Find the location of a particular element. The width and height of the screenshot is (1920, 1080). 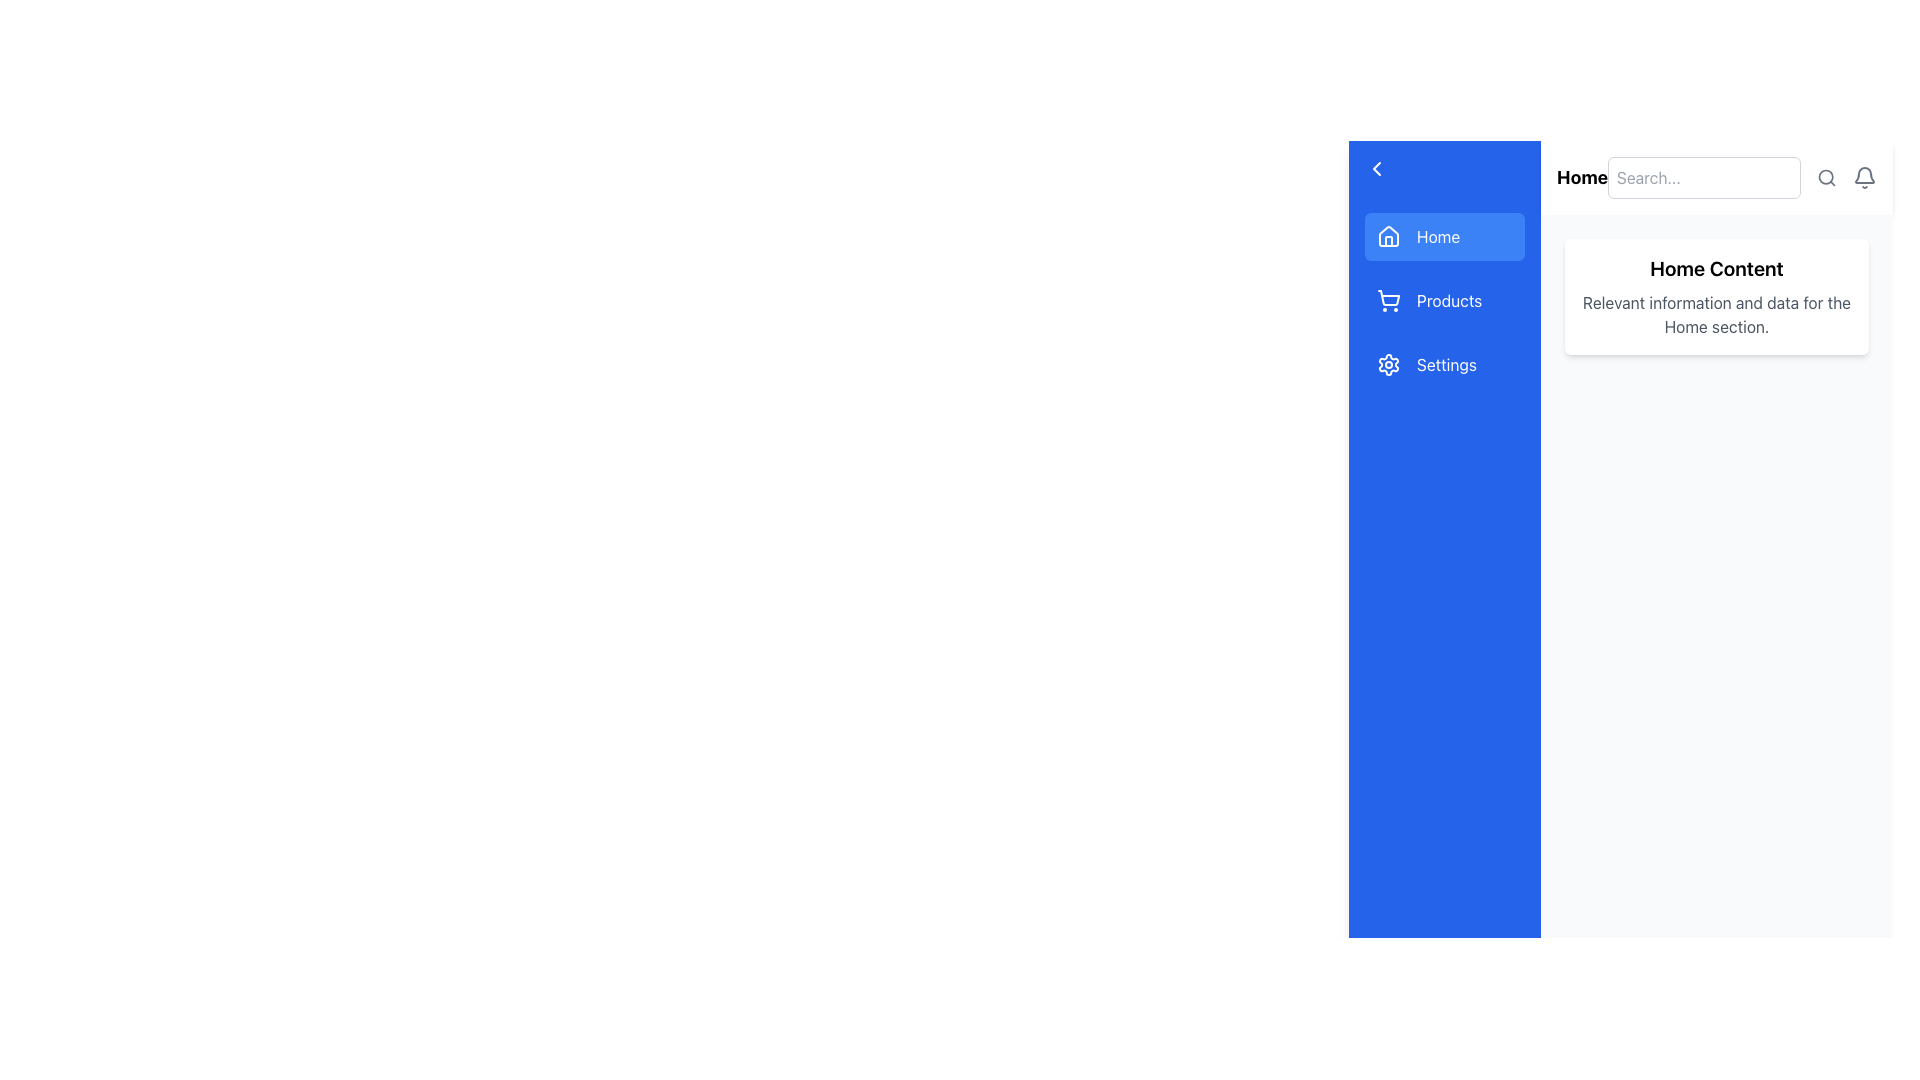

the 'Home' navigation button located at the top of the vertical sidebar menu is located at coordinates (1387, 239).